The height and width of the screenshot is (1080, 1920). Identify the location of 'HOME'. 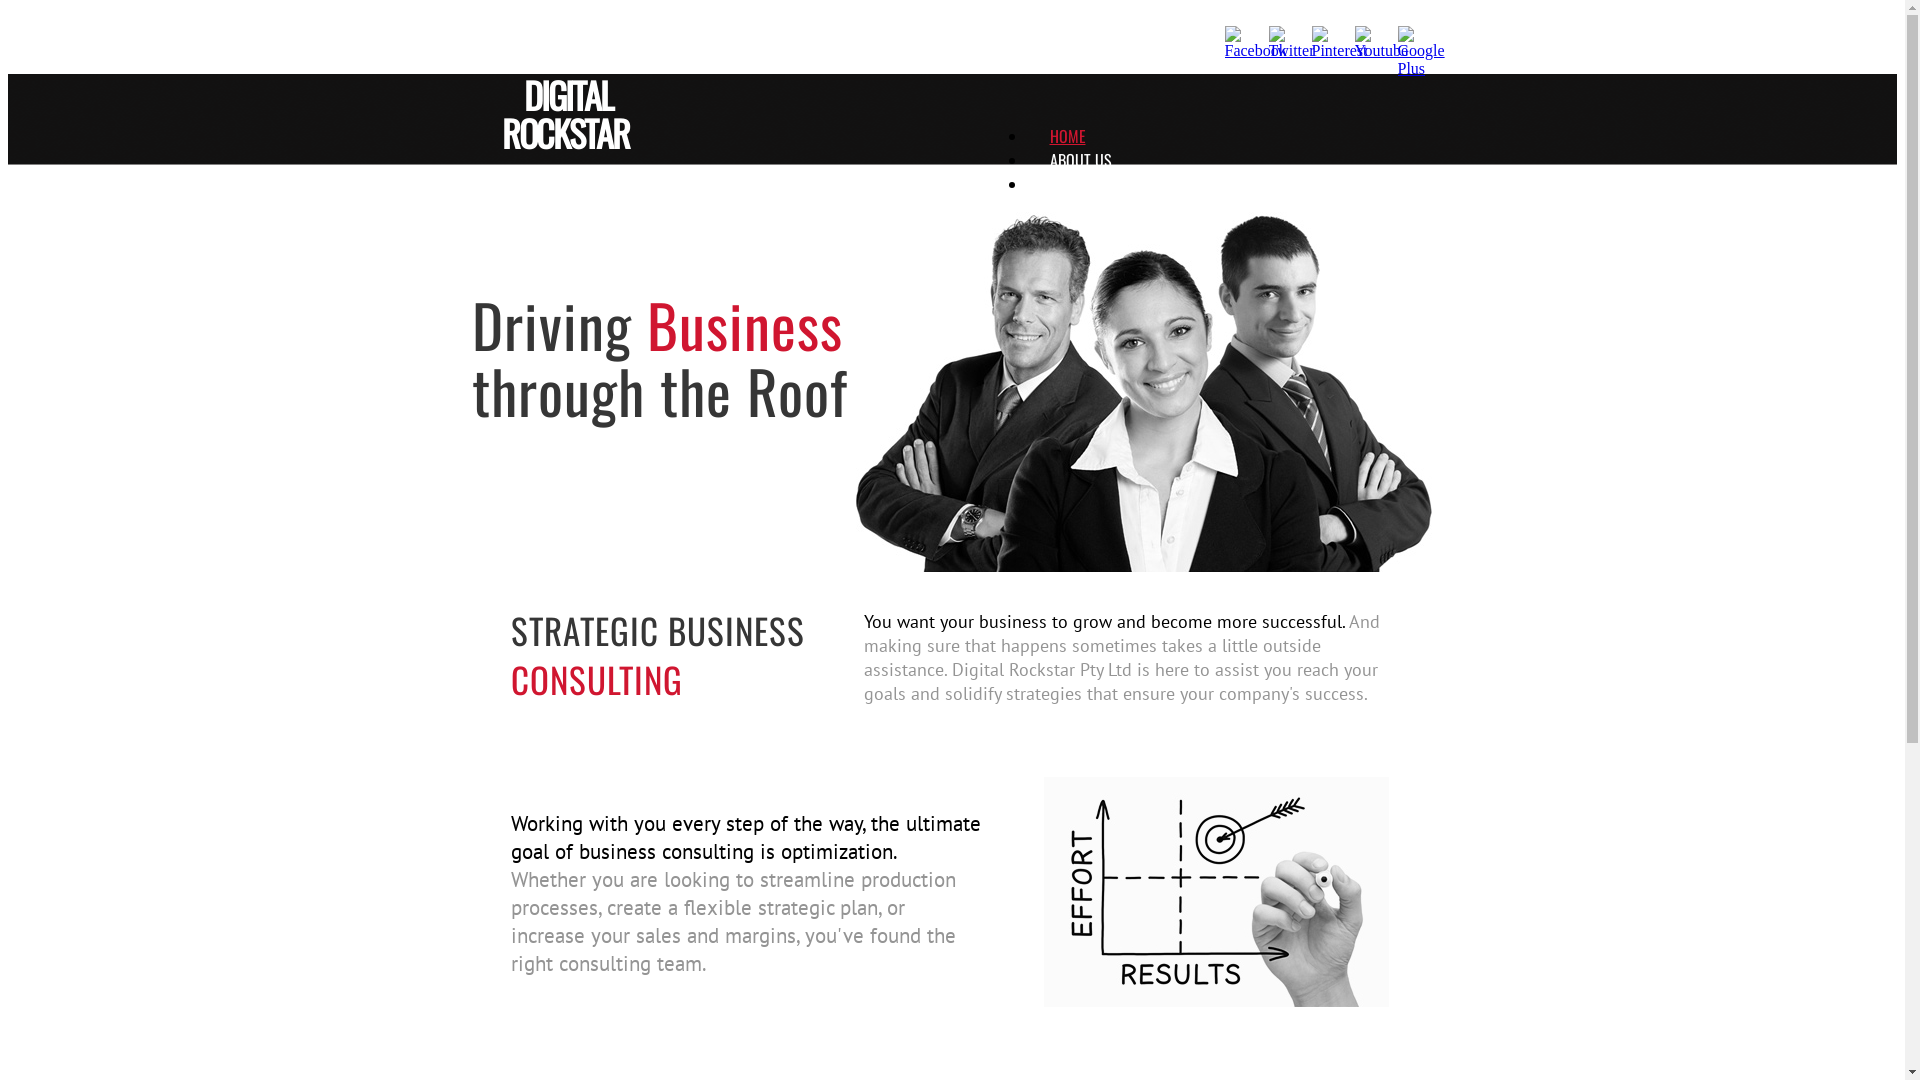
(1049, 135).